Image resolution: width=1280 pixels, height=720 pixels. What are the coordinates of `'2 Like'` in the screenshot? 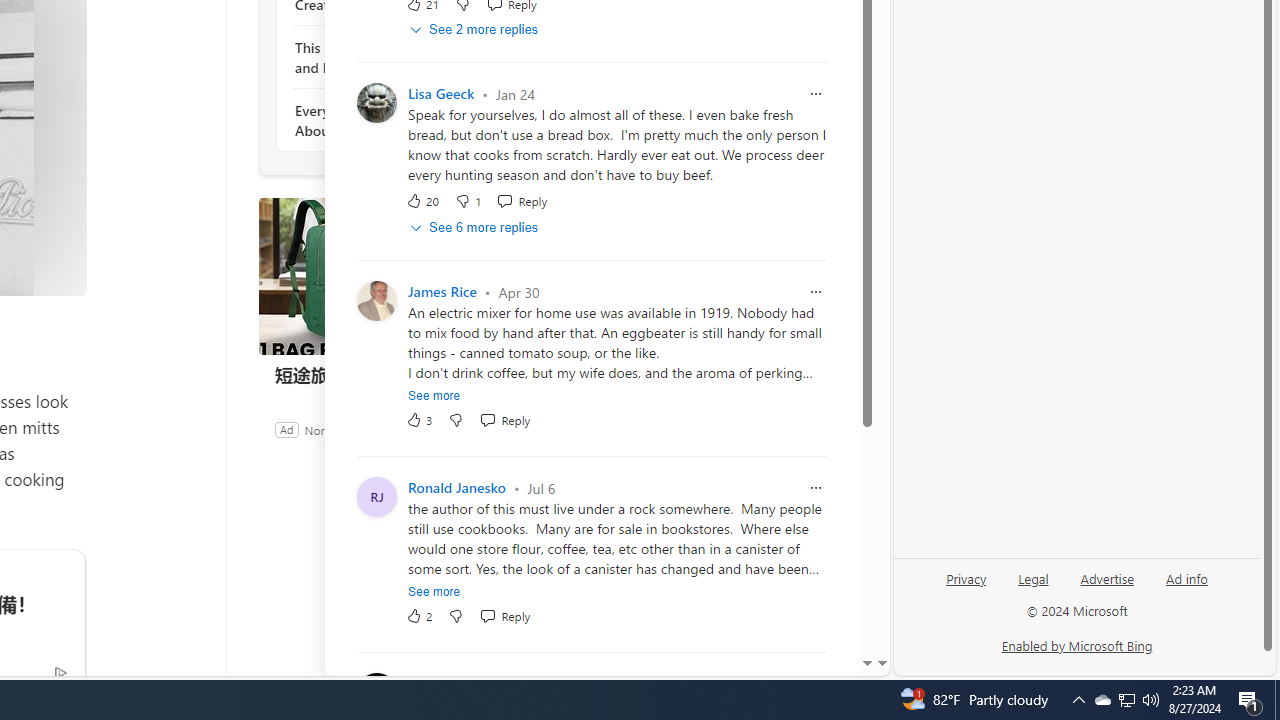 It's located at (418, 615).